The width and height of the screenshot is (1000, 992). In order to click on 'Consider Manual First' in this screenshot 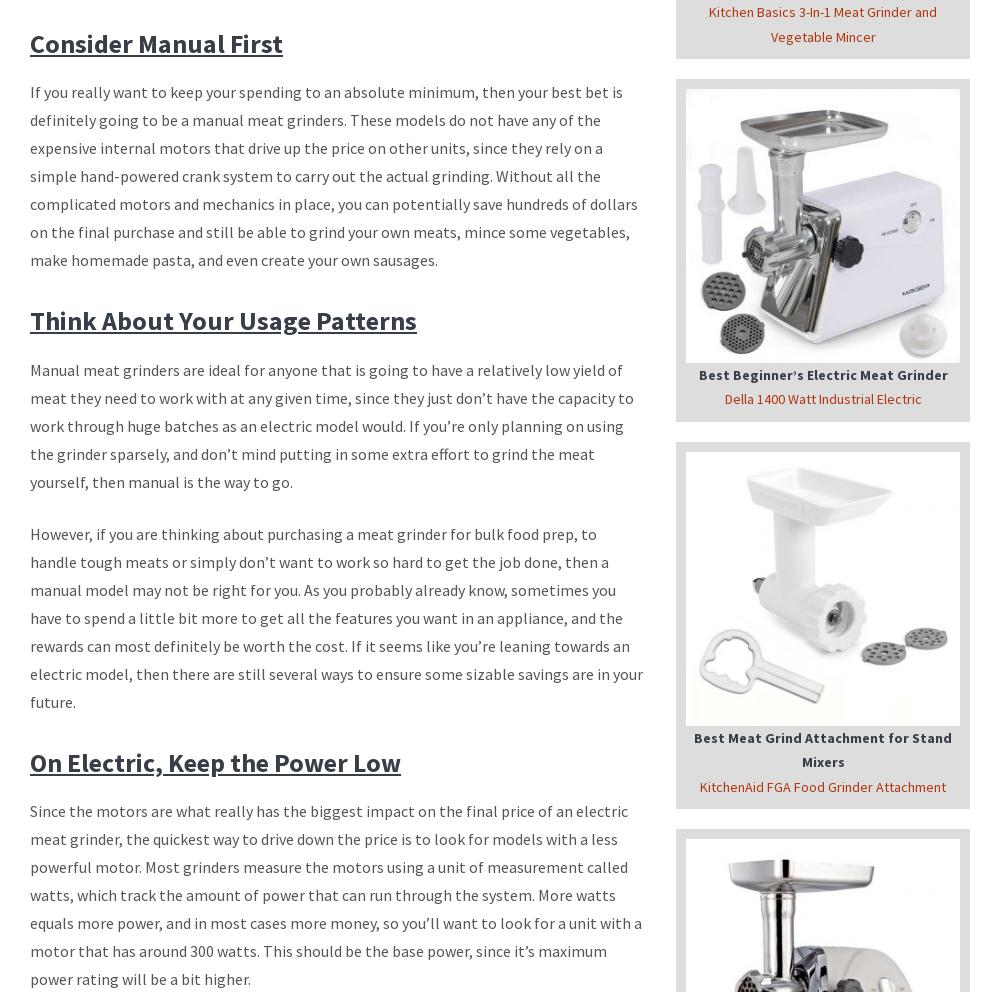, I will do `click(156, 42)`.